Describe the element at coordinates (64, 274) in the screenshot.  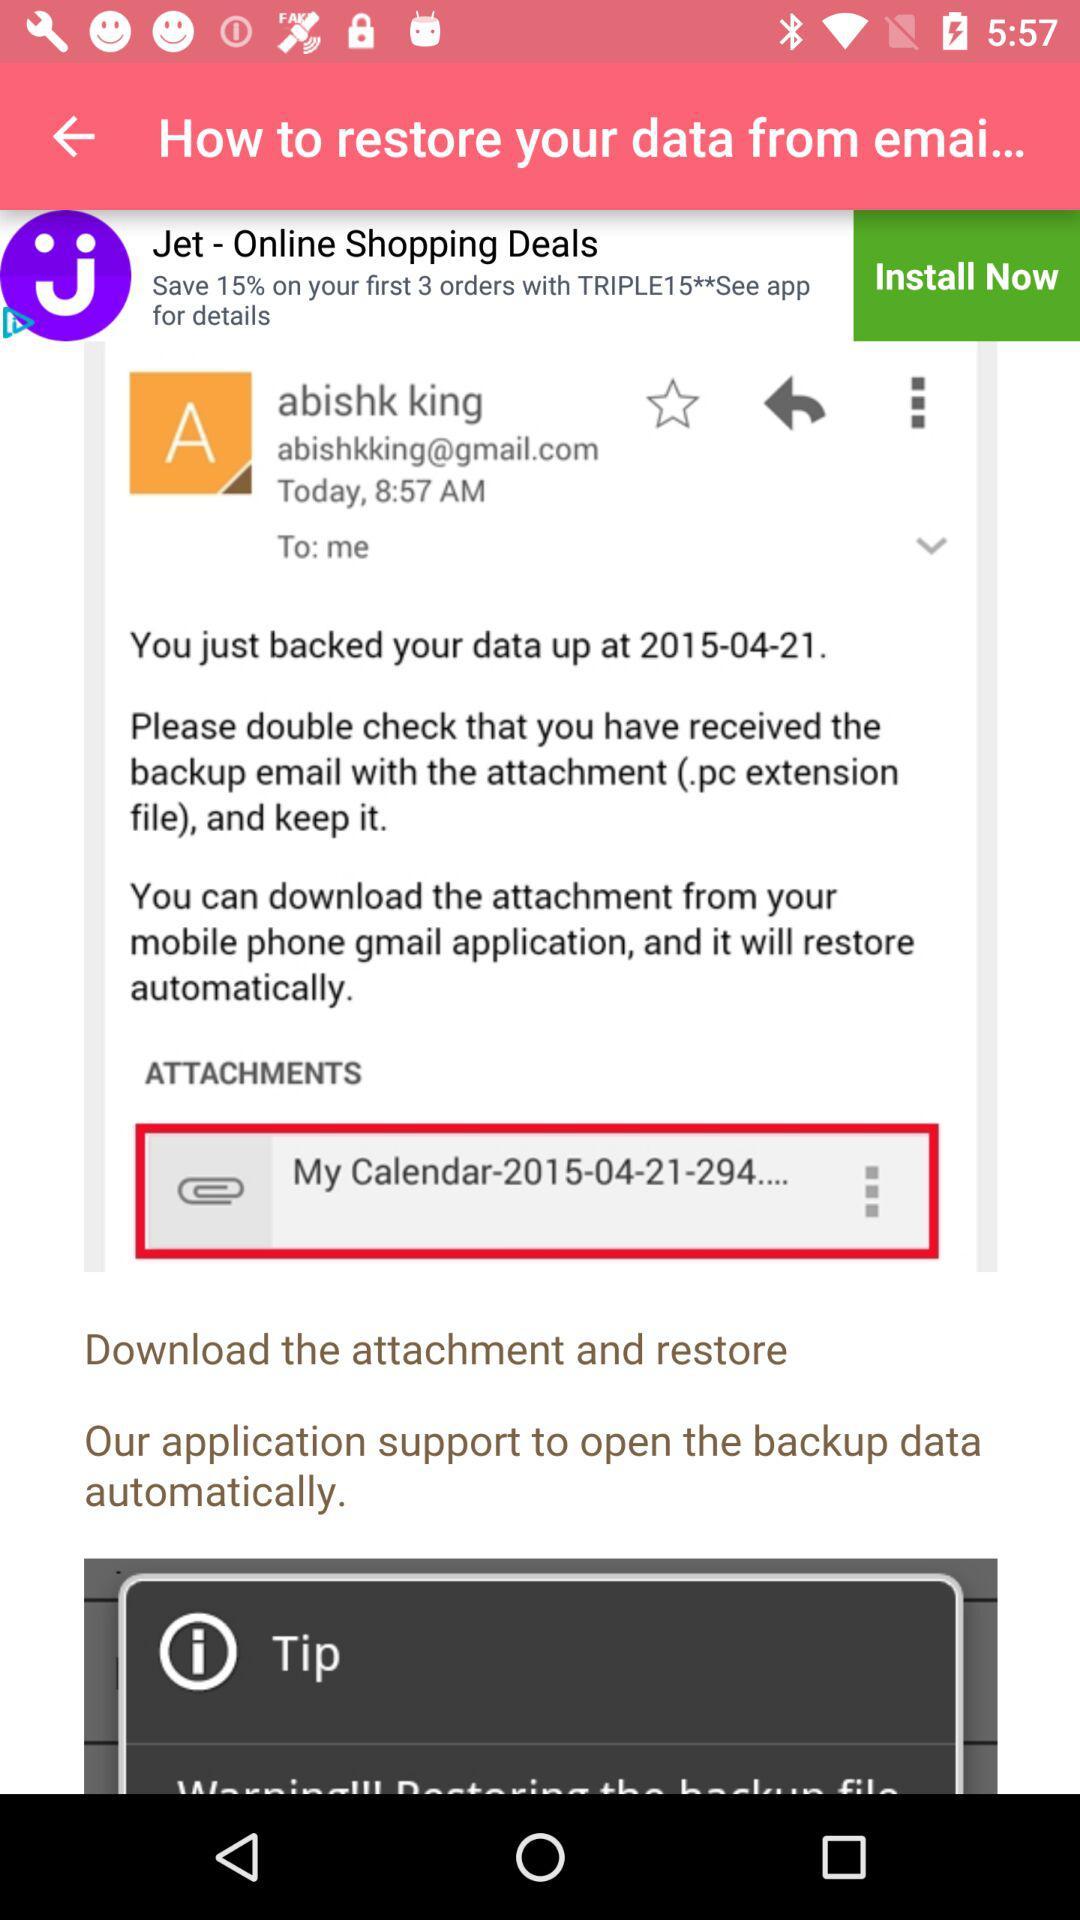
I see `advertisement` at that location.